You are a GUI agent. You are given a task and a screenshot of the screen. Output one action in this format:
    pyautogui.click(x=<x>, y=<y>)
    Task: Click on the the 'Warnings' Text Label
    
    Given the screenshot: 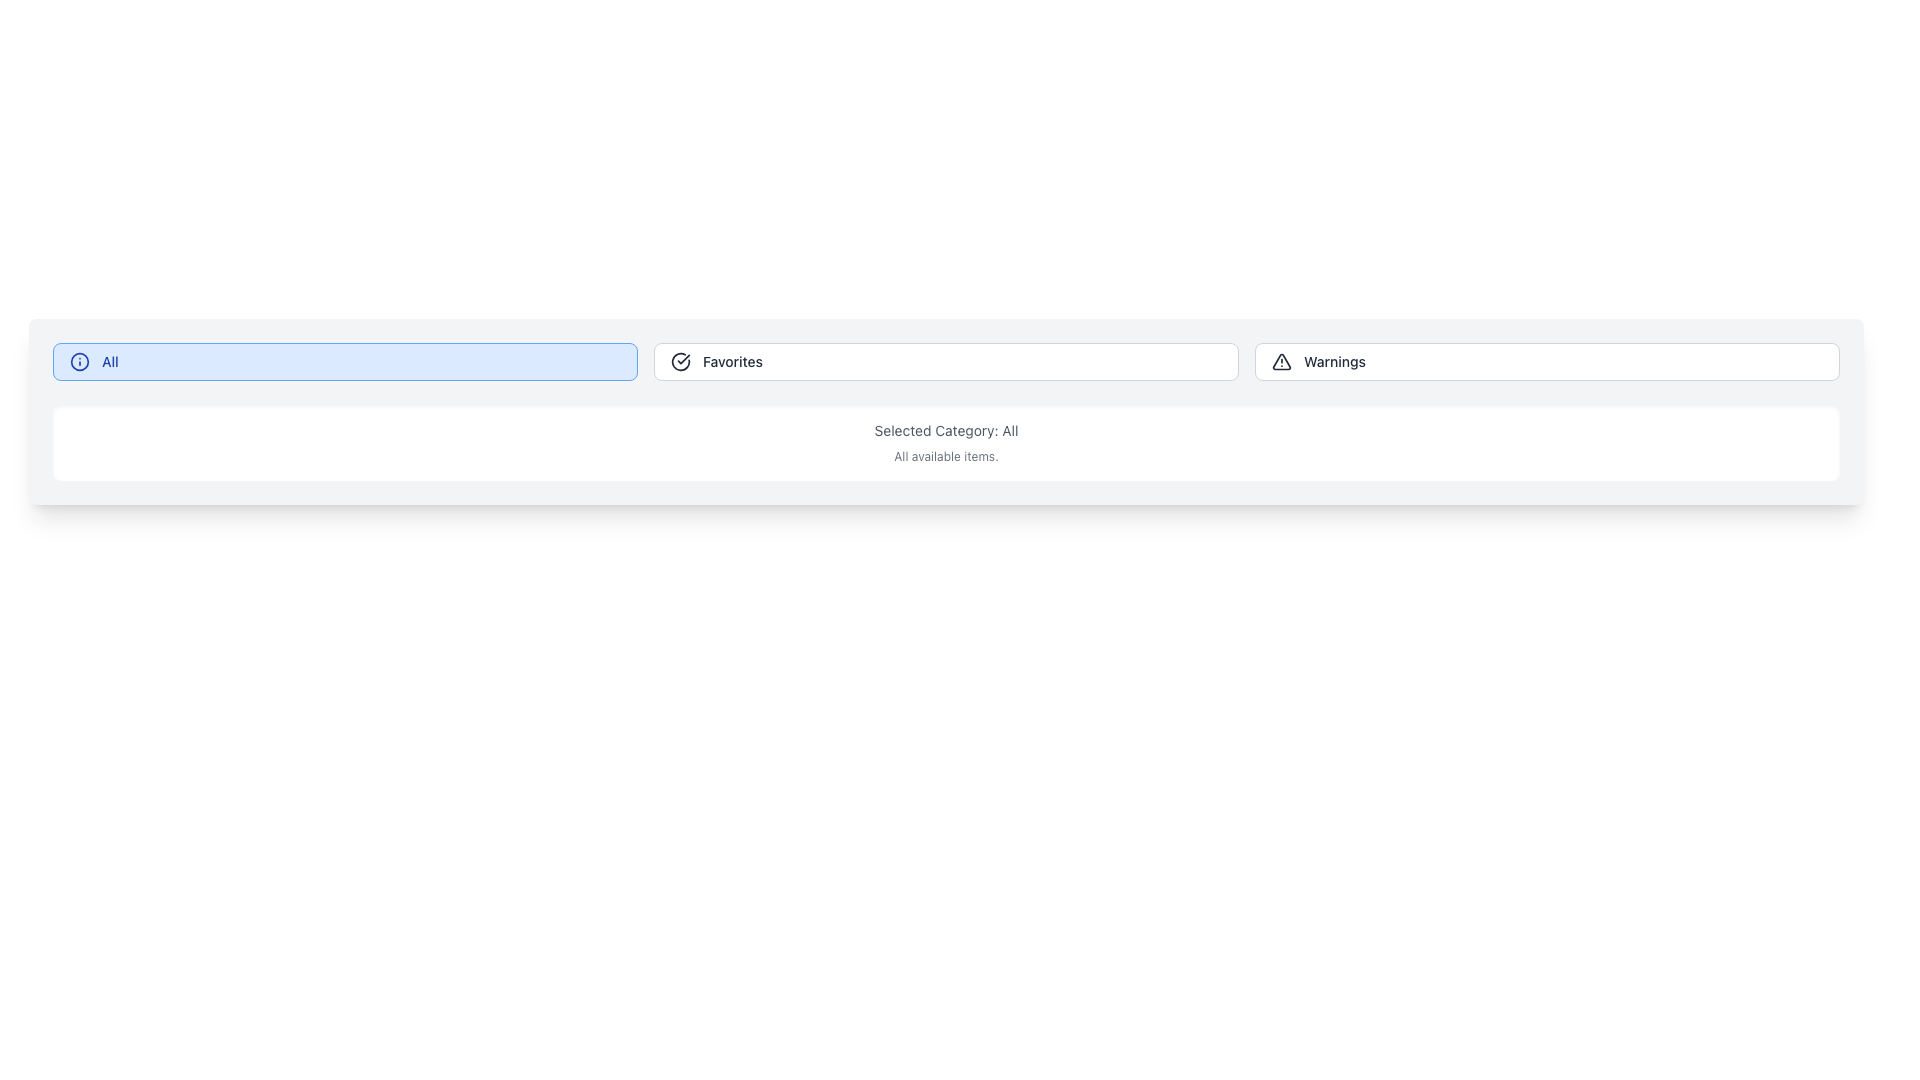 What is the action you would take?
    pyautogui.click(x=1334, y=362)
    